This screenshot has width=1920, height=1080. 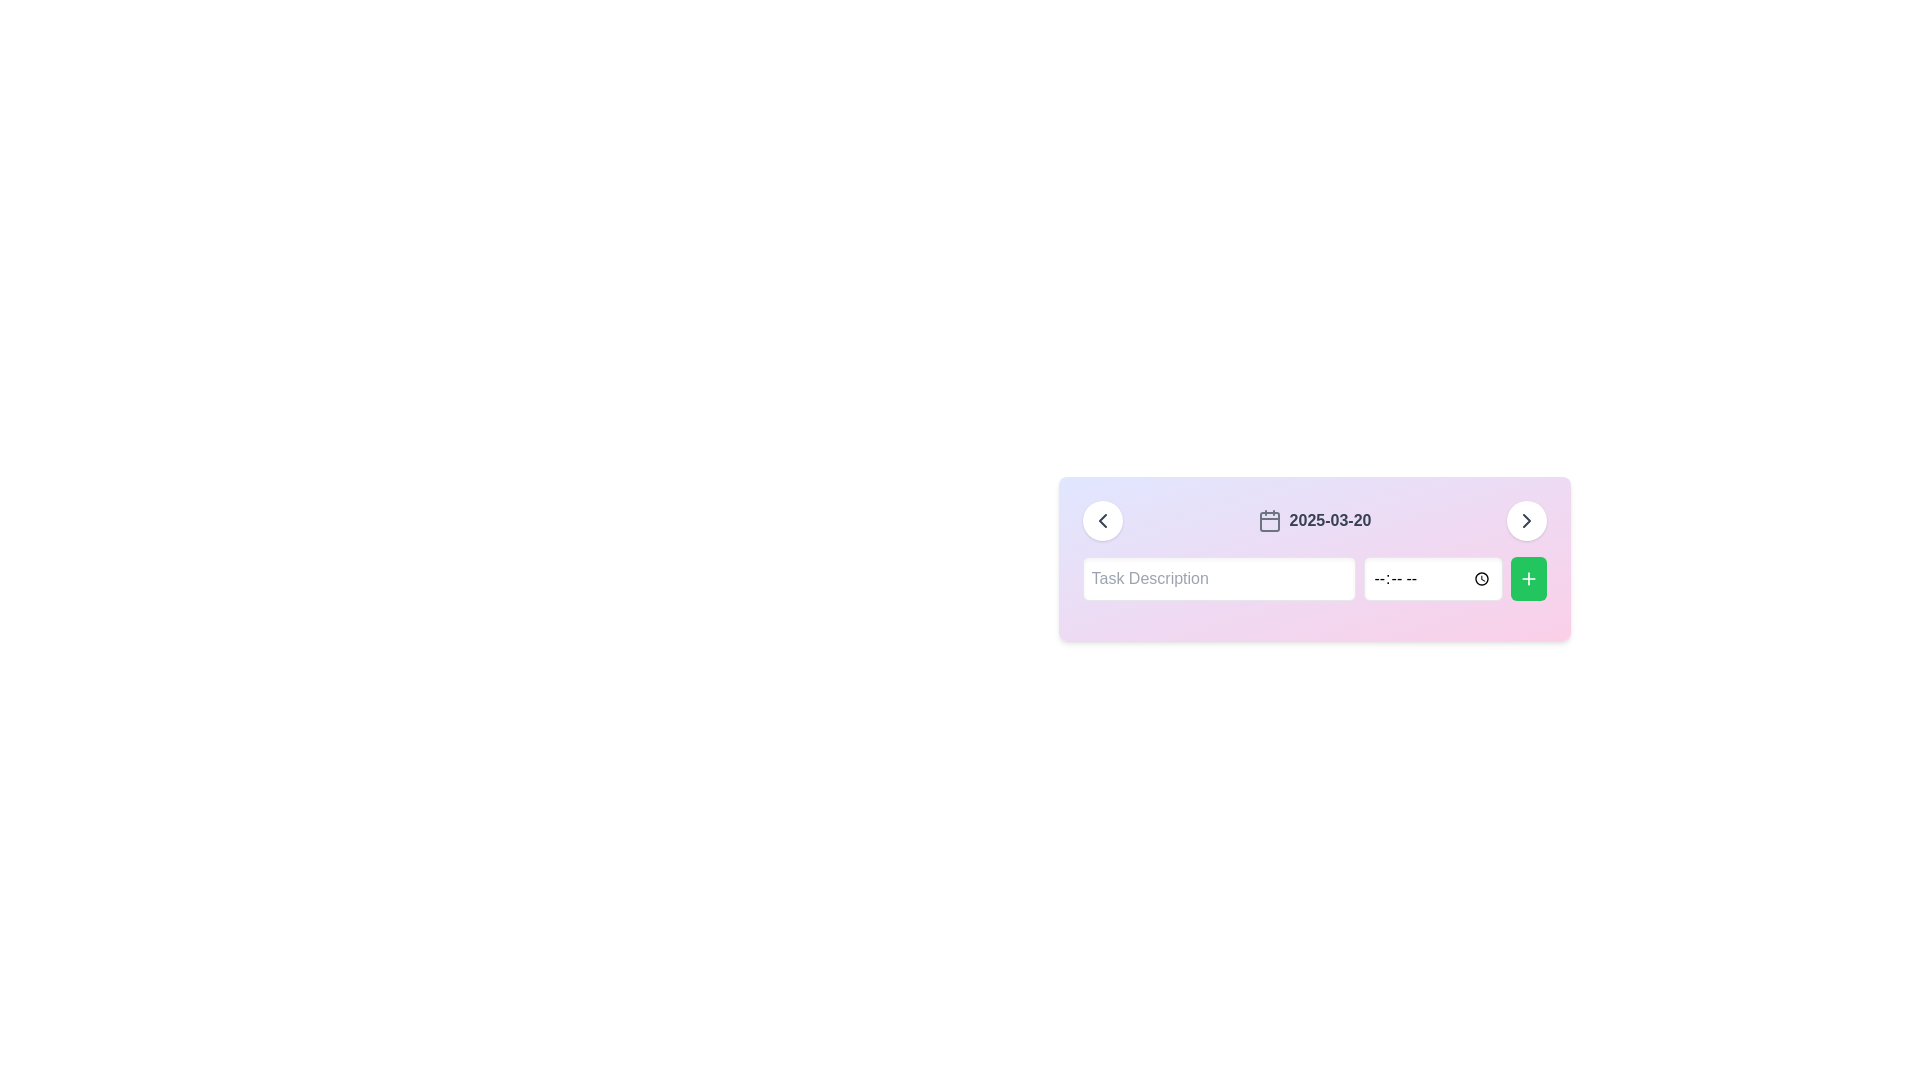 What do you see at coordinates (1525, 519) in the screenshot?
I see `the circular button with a white background and a right-pointing chevron icon` at bounding box center [1525, 519].